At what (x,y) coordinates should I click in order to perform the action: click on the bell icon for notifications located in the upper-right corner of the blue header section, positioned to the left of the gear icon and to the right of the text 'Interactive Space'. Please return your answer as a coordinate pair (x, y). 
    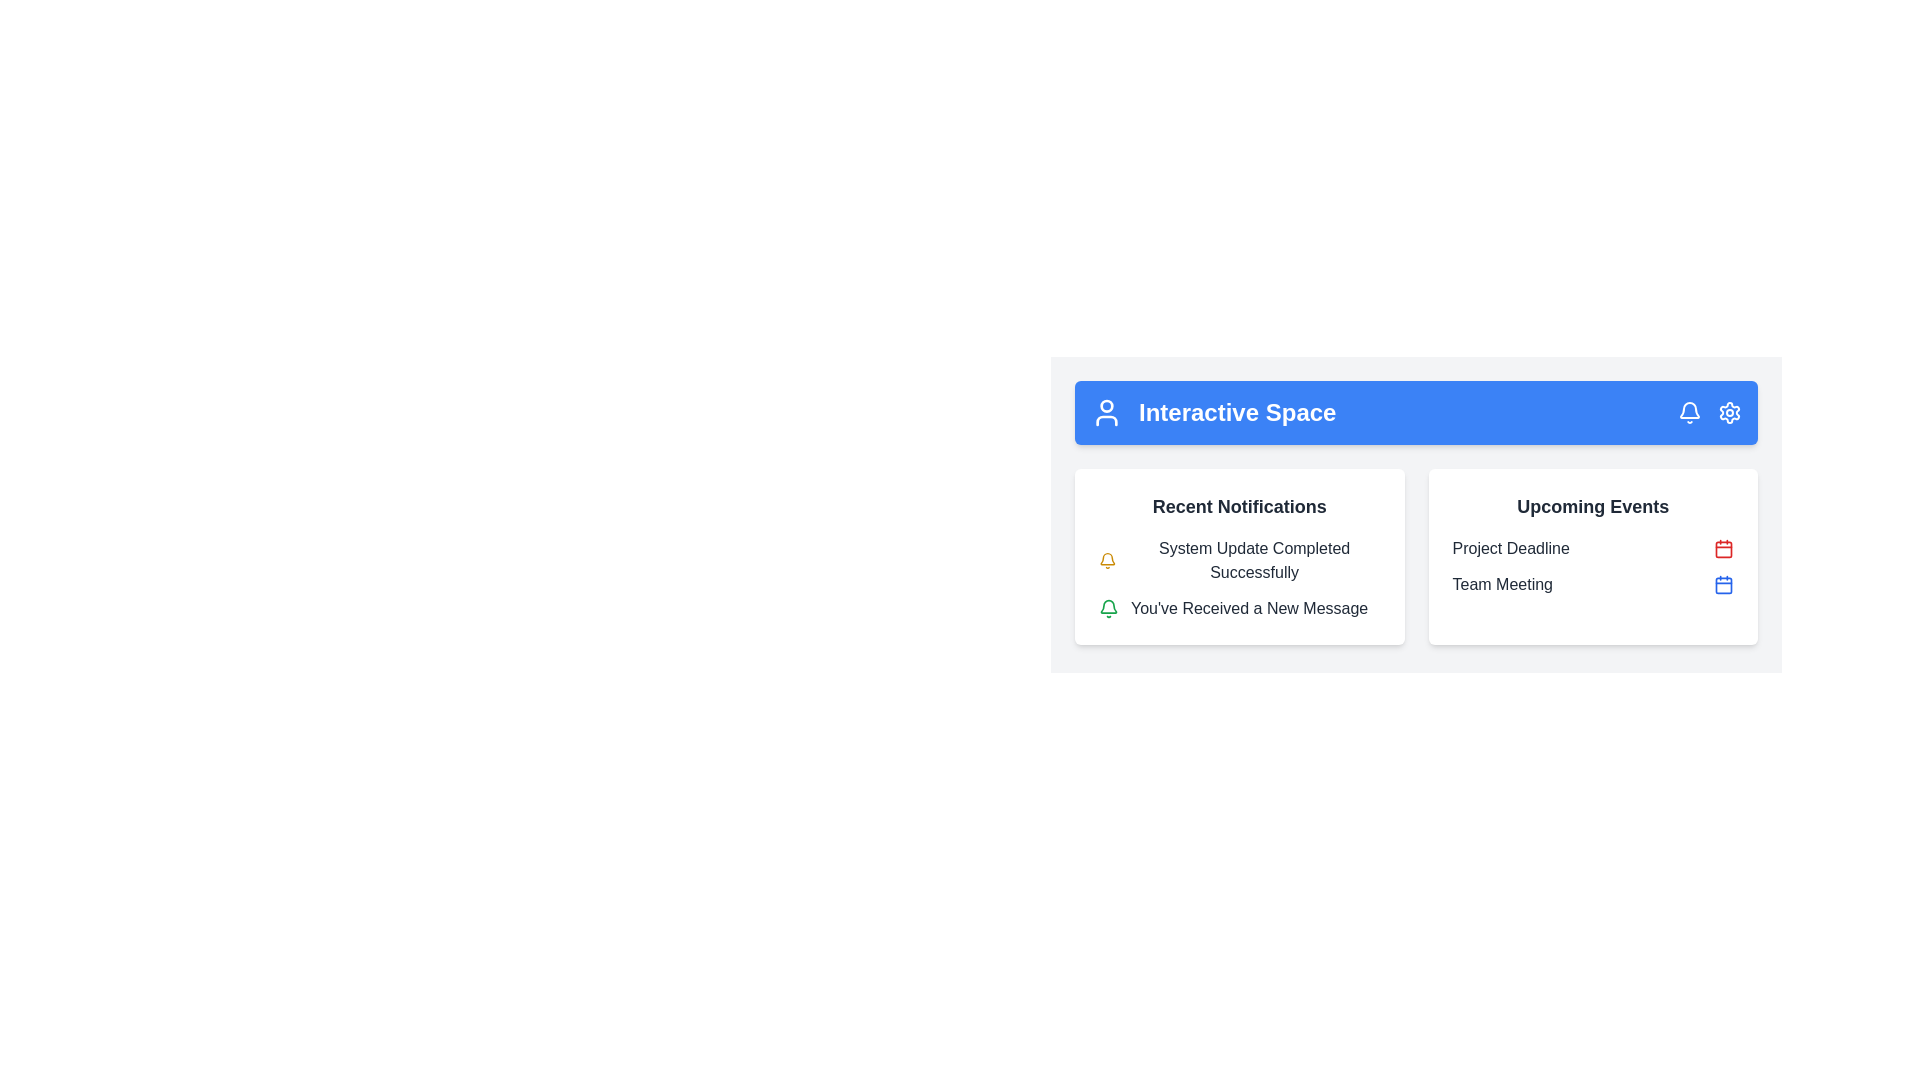
    Looking at the image, I should click on (1688, 409).